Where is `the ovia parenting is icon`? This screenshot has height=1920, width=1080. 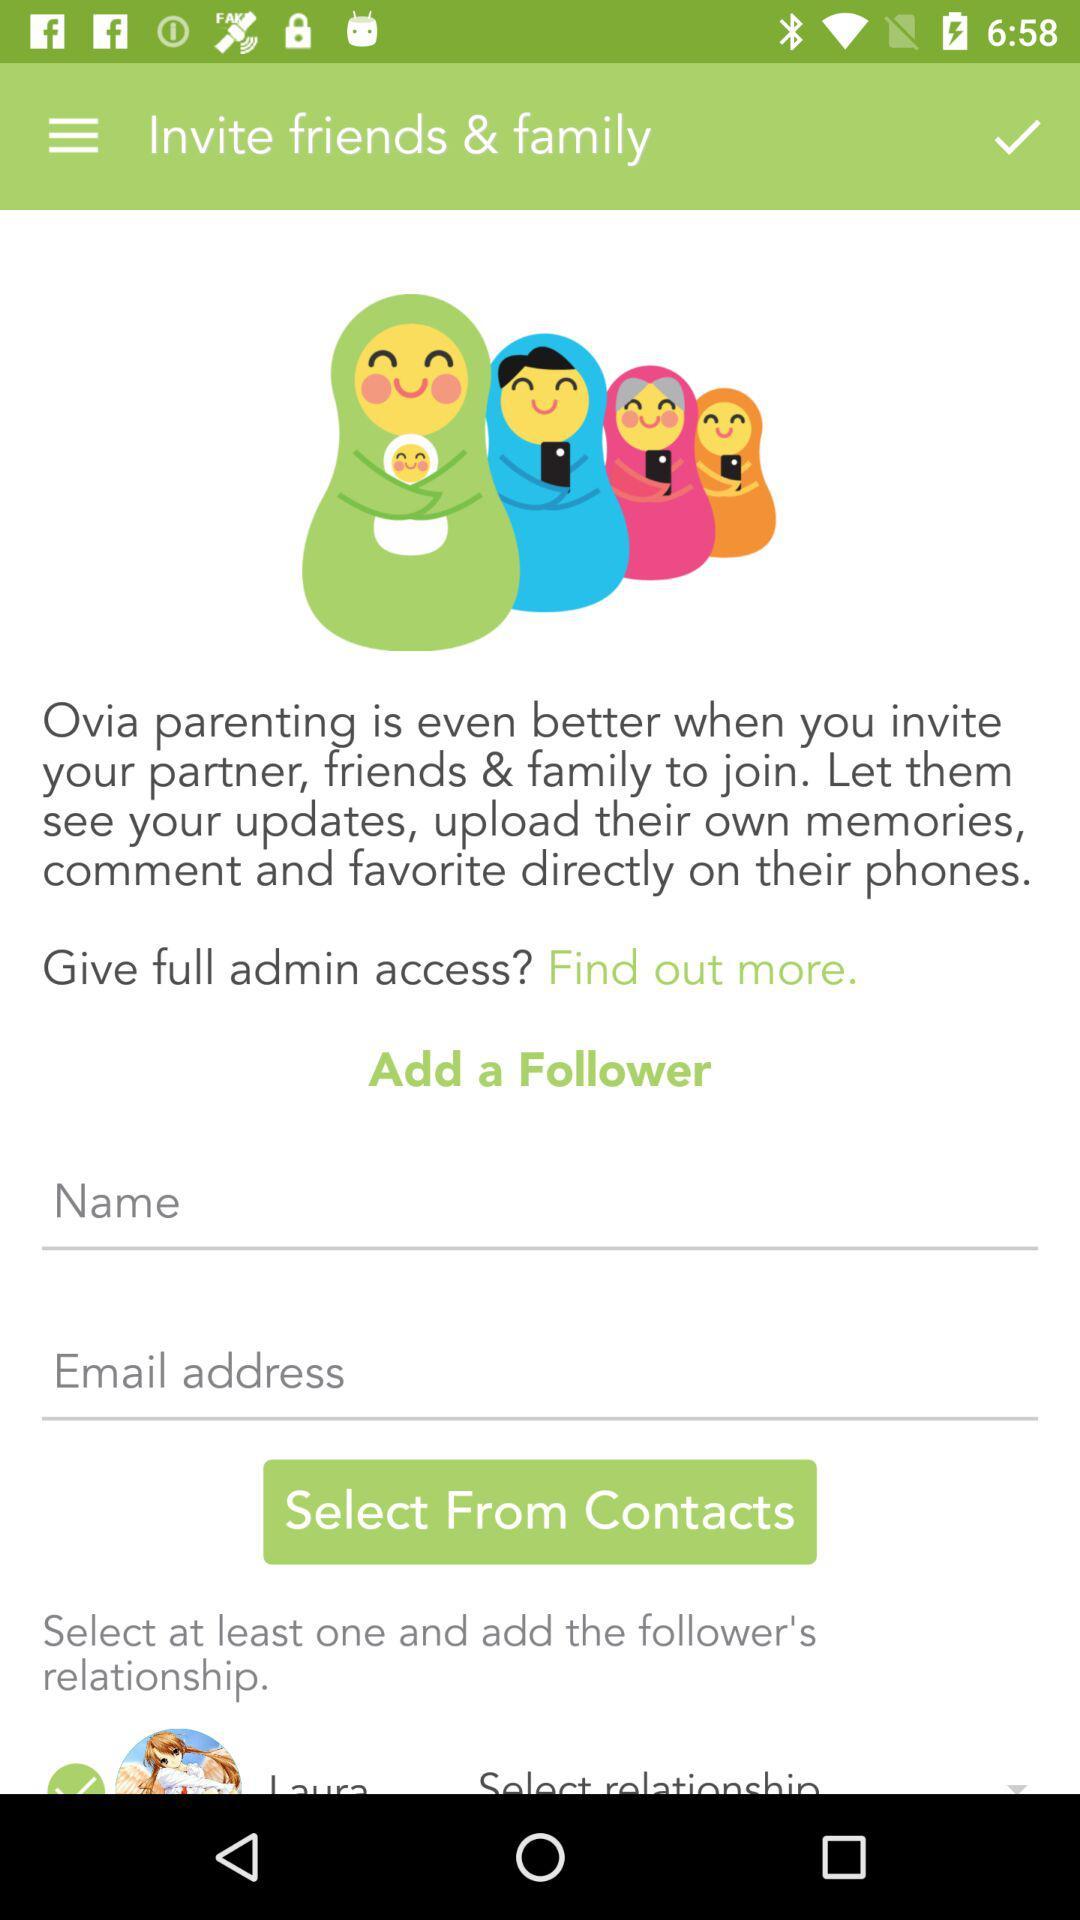
the ovia parenting is icon is located at coordinates (540, 824).